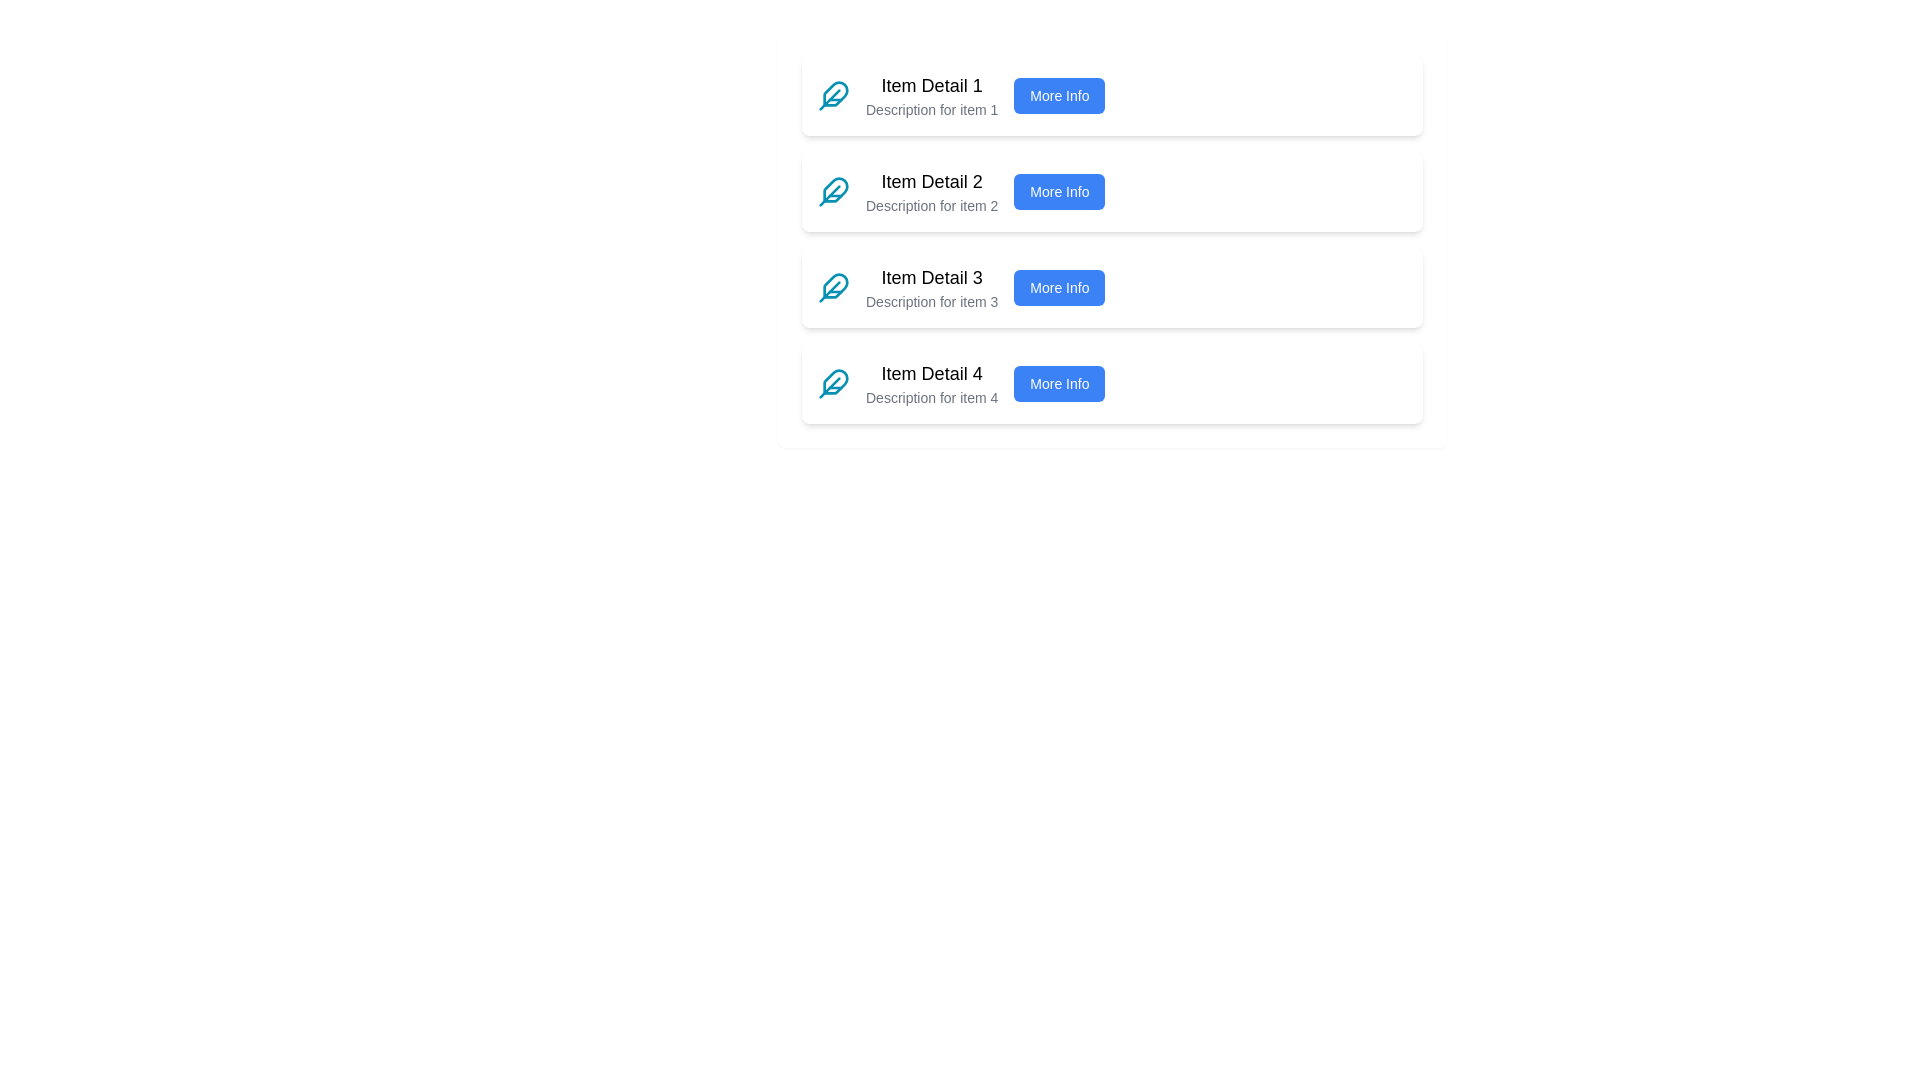 The height and width of the screenshot is (1080, 1920). What do you see at coordinates (931, 110) in the screenshot?
I see `description provided in the Text label positioned below 'Item Detail 1' in the item card` at bounding box center [931, 110].